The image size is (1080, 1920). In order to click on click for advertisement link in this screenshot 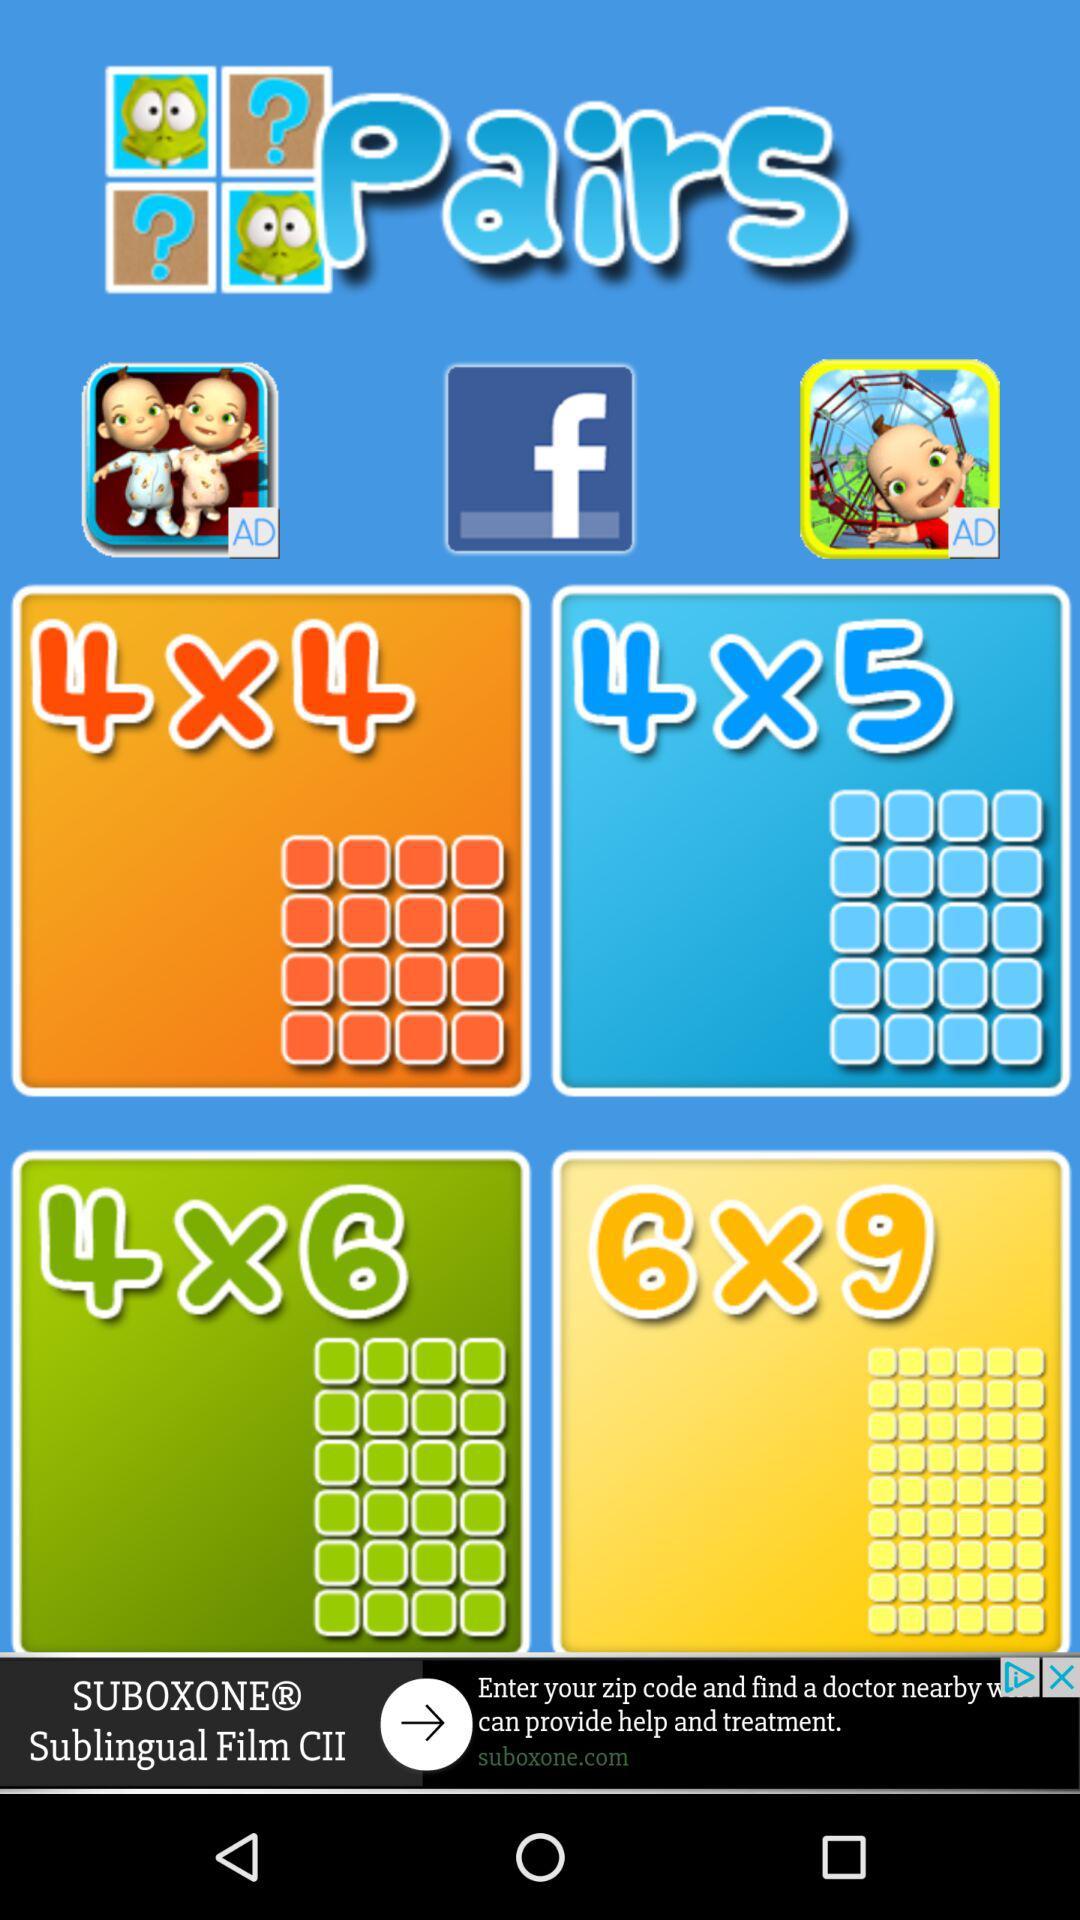, I will do `click(180, 458)`.